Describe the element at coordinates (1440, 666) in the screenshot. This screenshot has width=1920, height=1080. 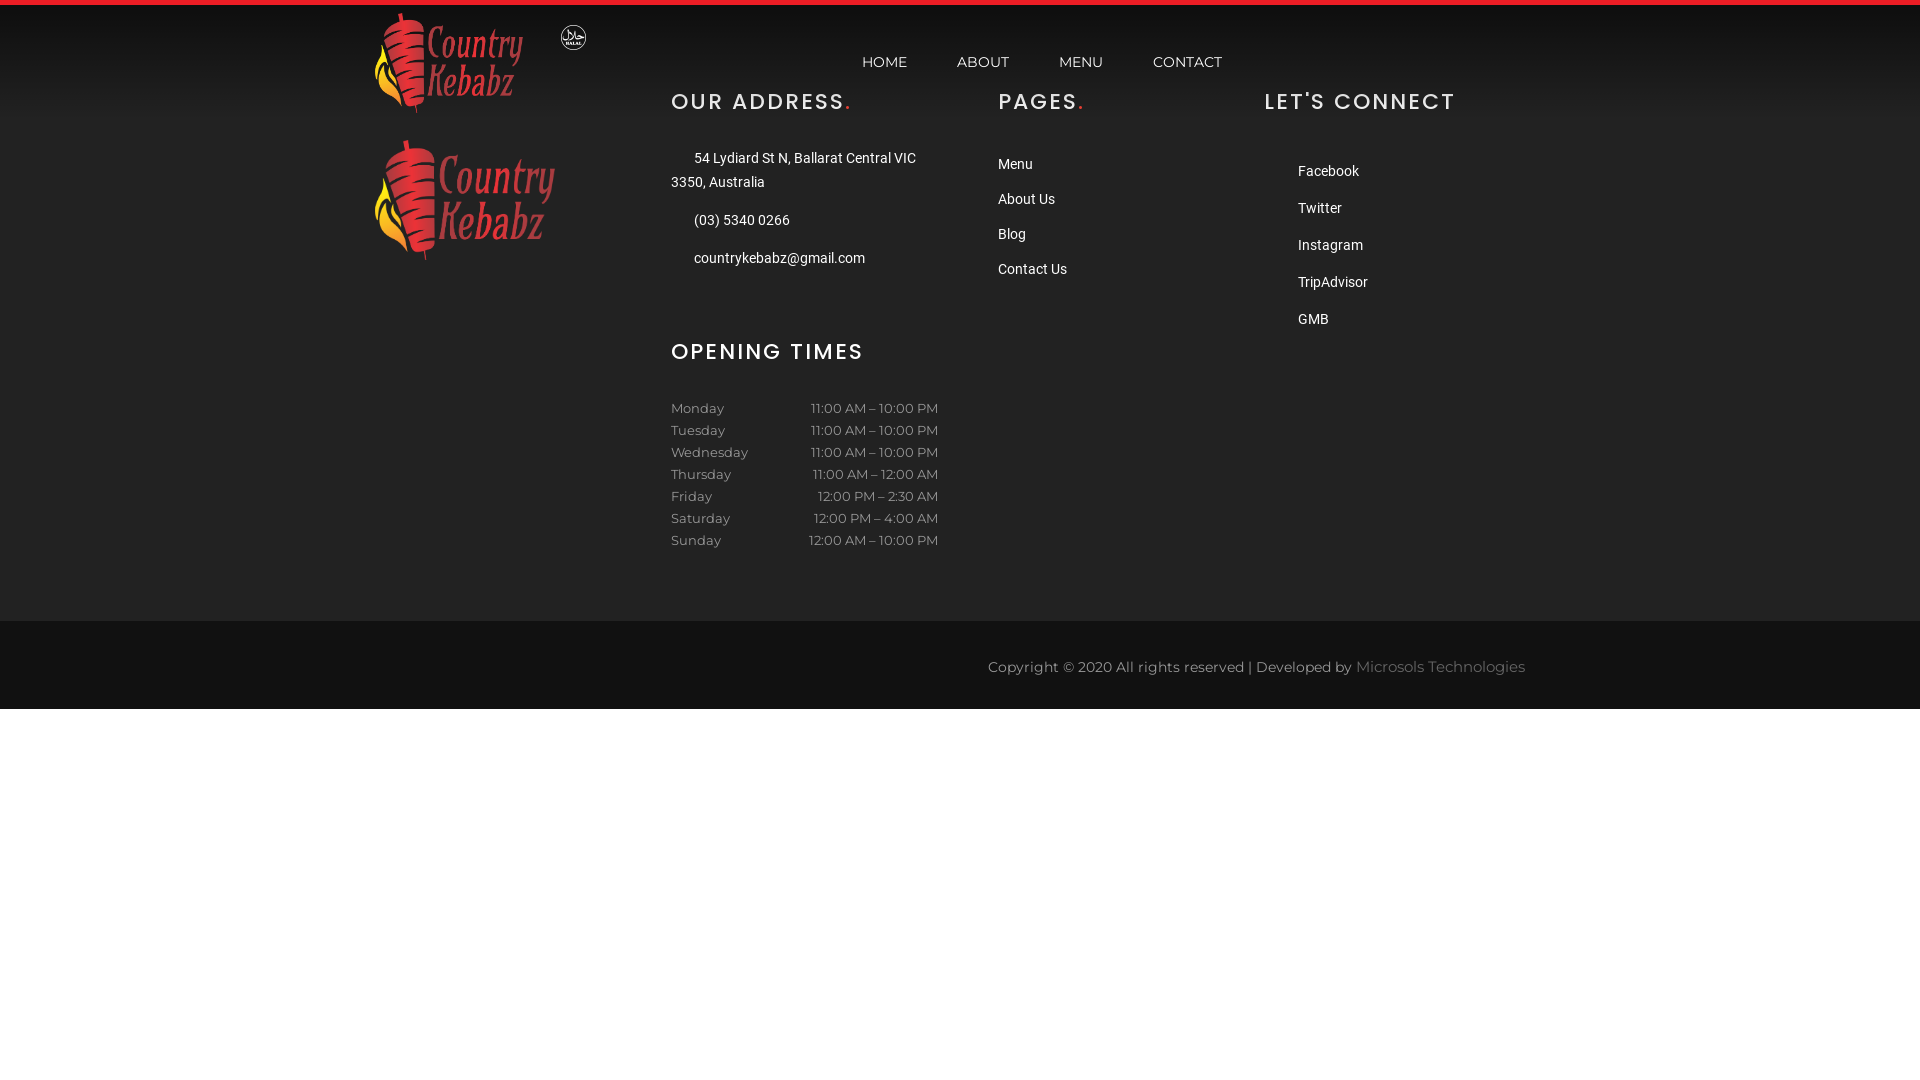
I see `'Microsols Technologies'` at that location.